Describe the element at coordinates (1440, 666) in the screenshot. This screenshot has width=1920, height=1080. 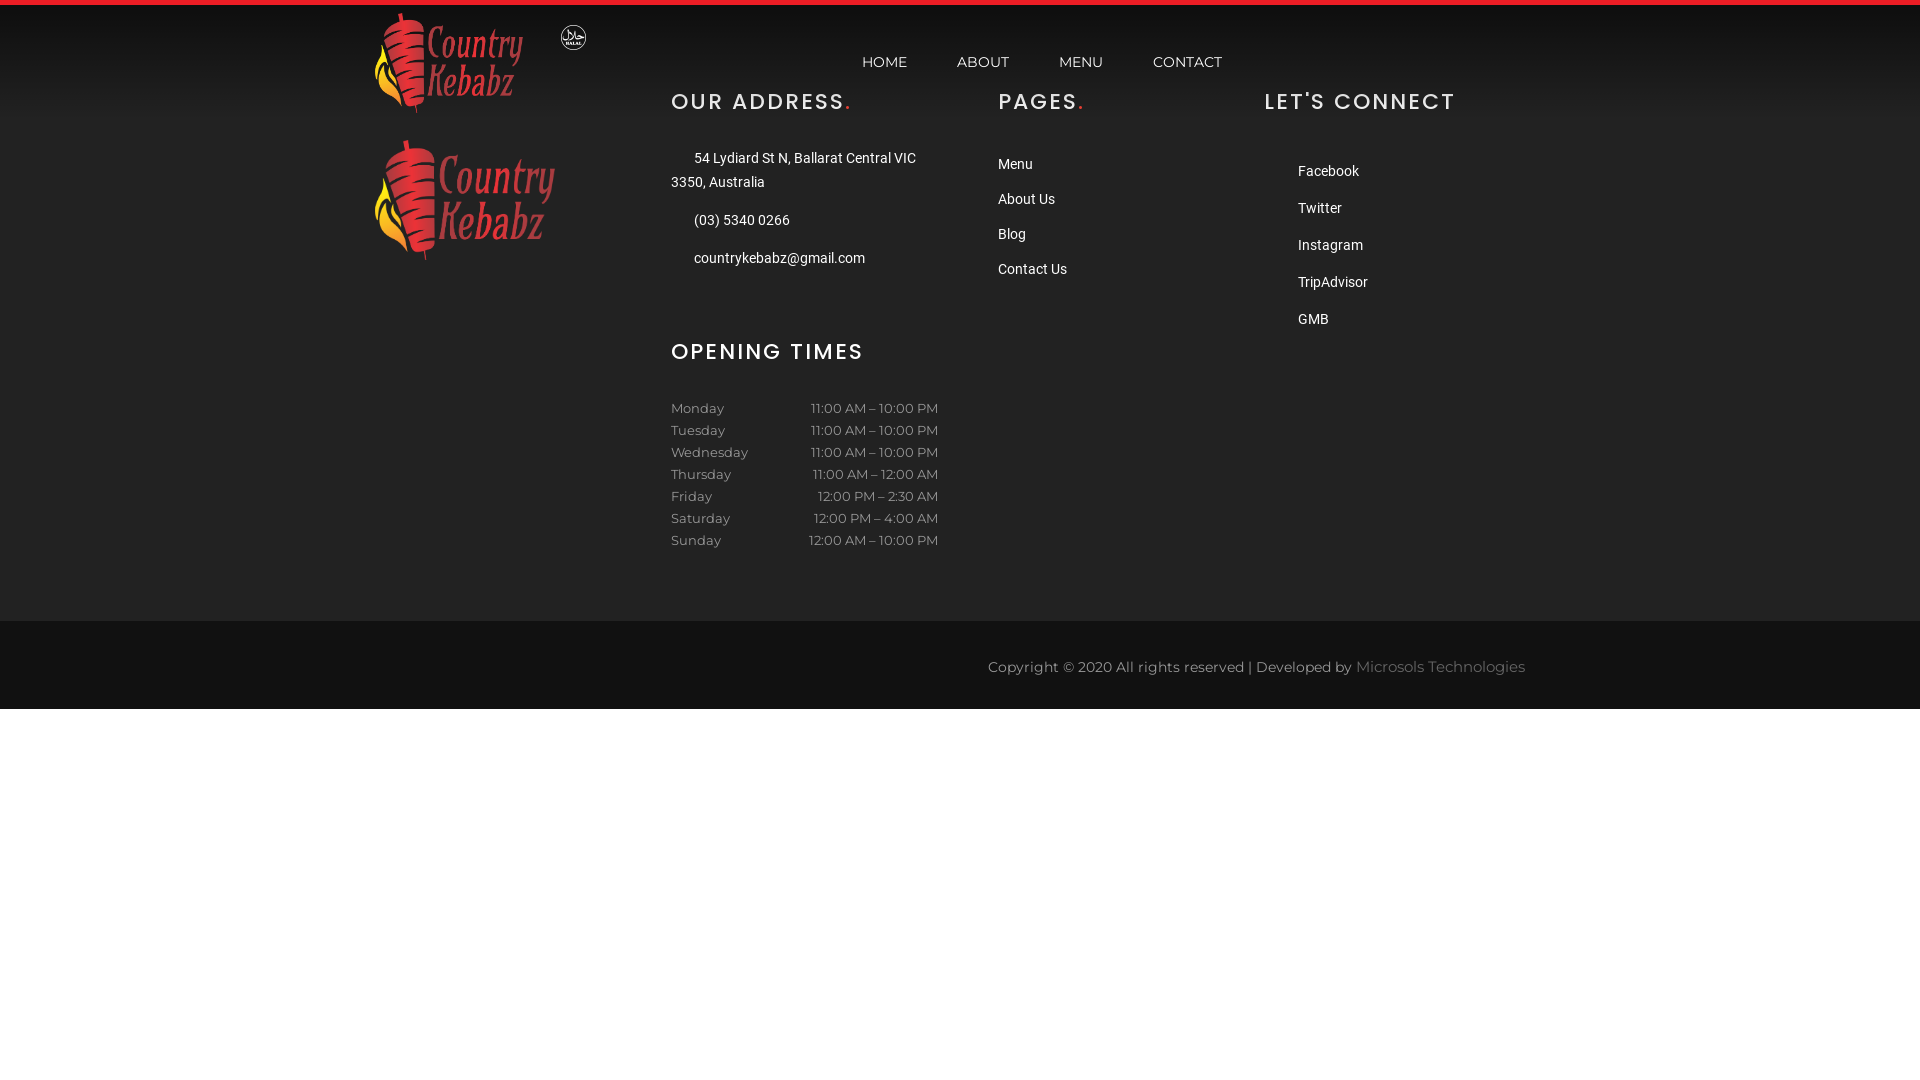
I see `'Microsols Technologies'` at that location.